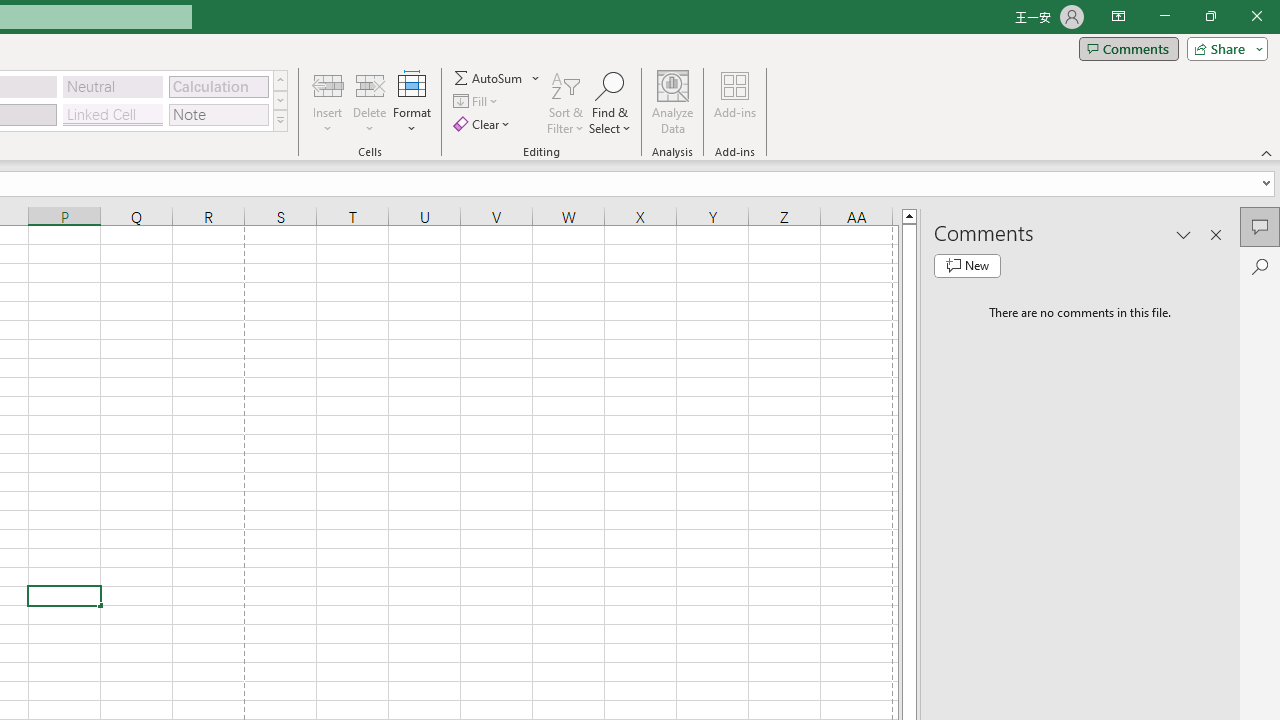 This screenshot has width=1280, height=720. I want to click on 'Sum', so click(489, 77).